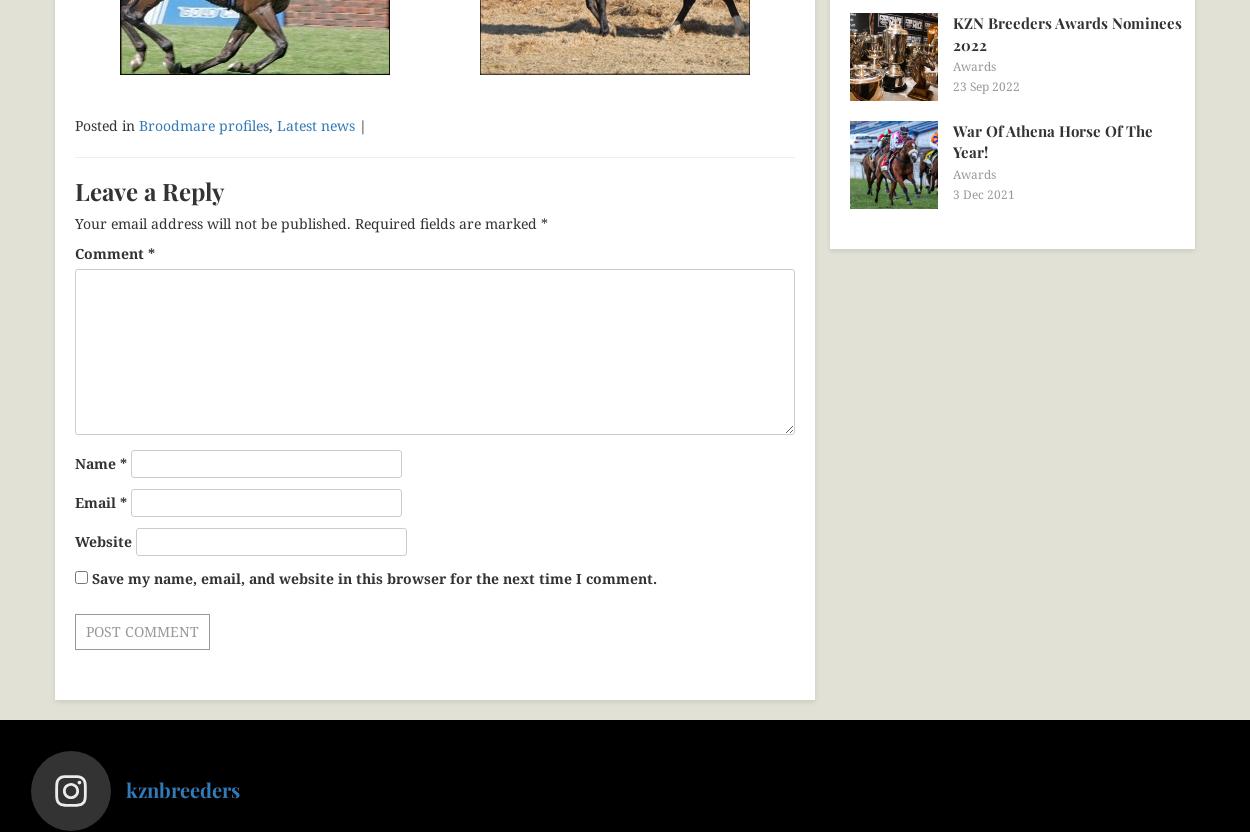 Image resolution: width=1250 pixels, height=832 pixels. What do you see at coordinates (983, 192) in the screenshot?
I see `'3 Dec 2021'` at bounding box center [983, 192].